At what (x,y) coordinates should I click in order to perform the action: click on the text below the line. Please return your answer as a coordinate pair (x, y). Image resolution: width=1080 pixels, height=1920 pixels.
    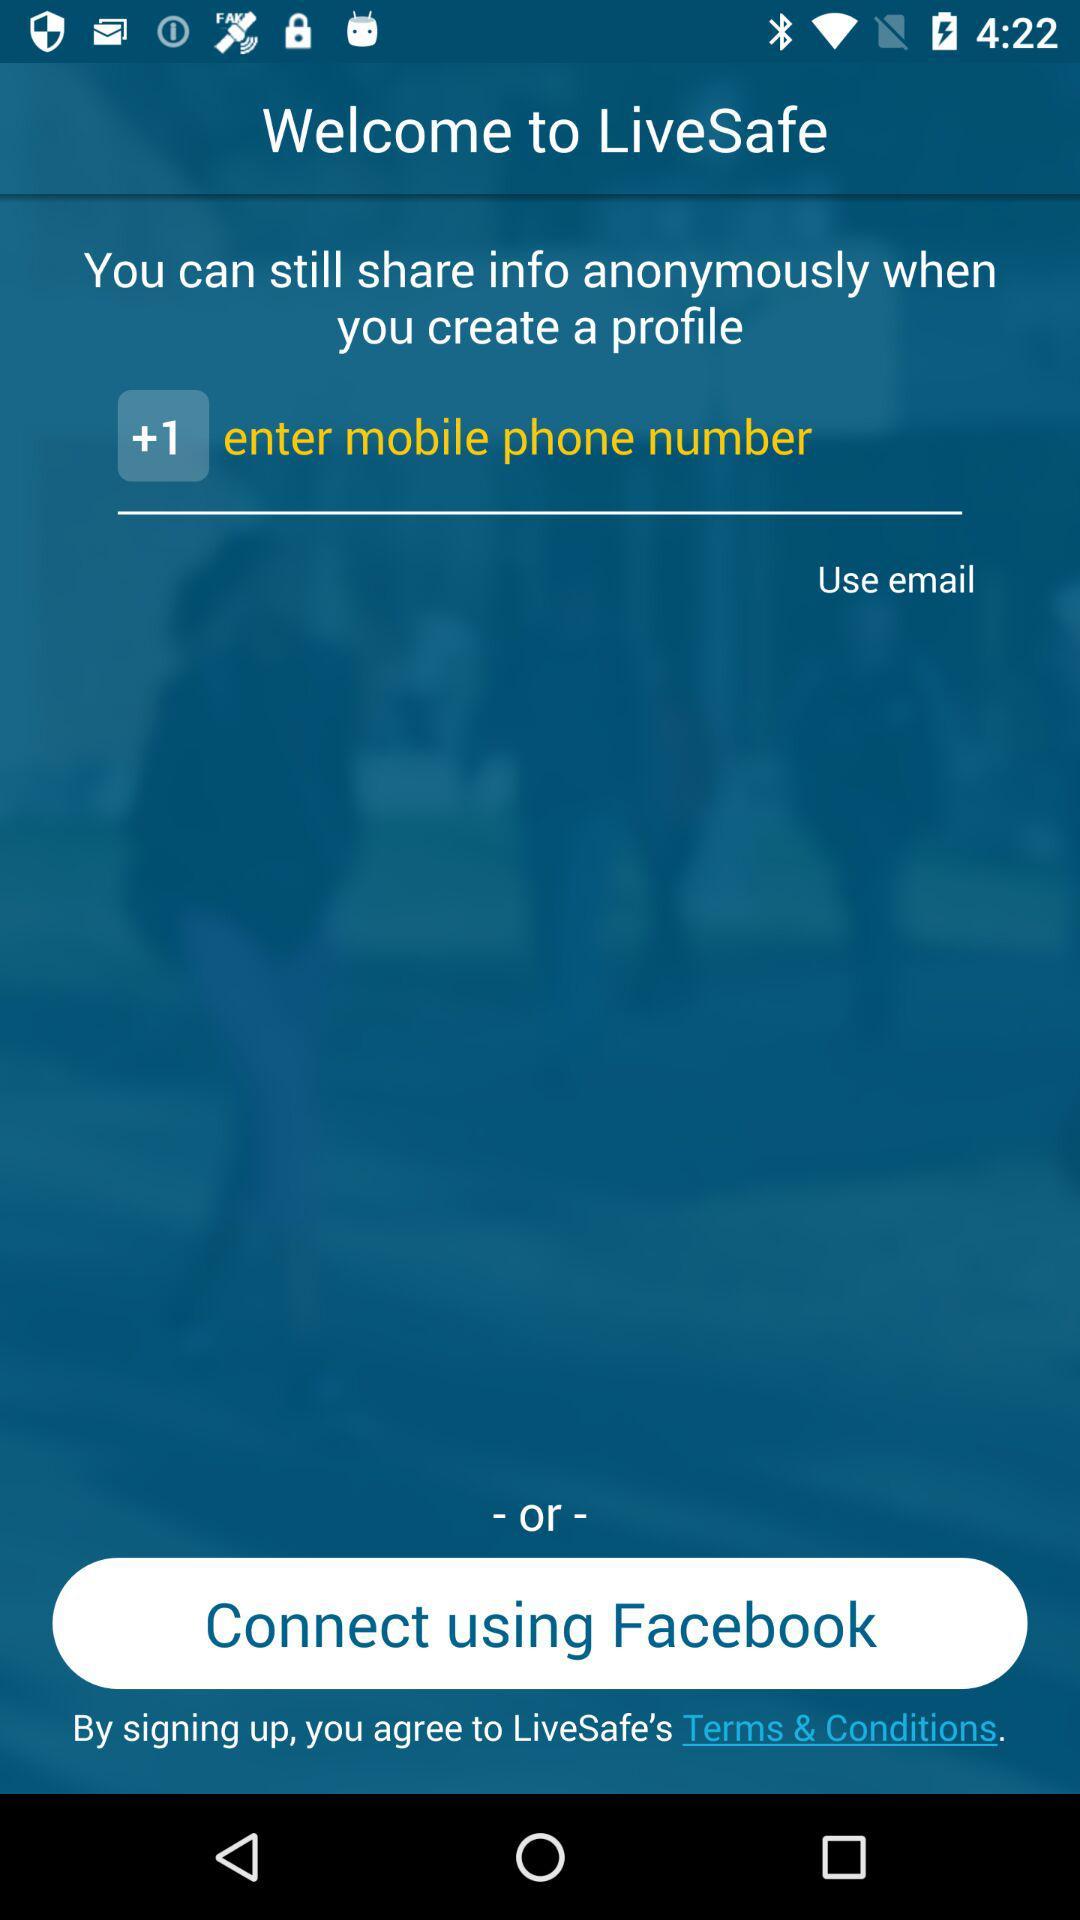
    Looking at the image, I should click on (902, 578).